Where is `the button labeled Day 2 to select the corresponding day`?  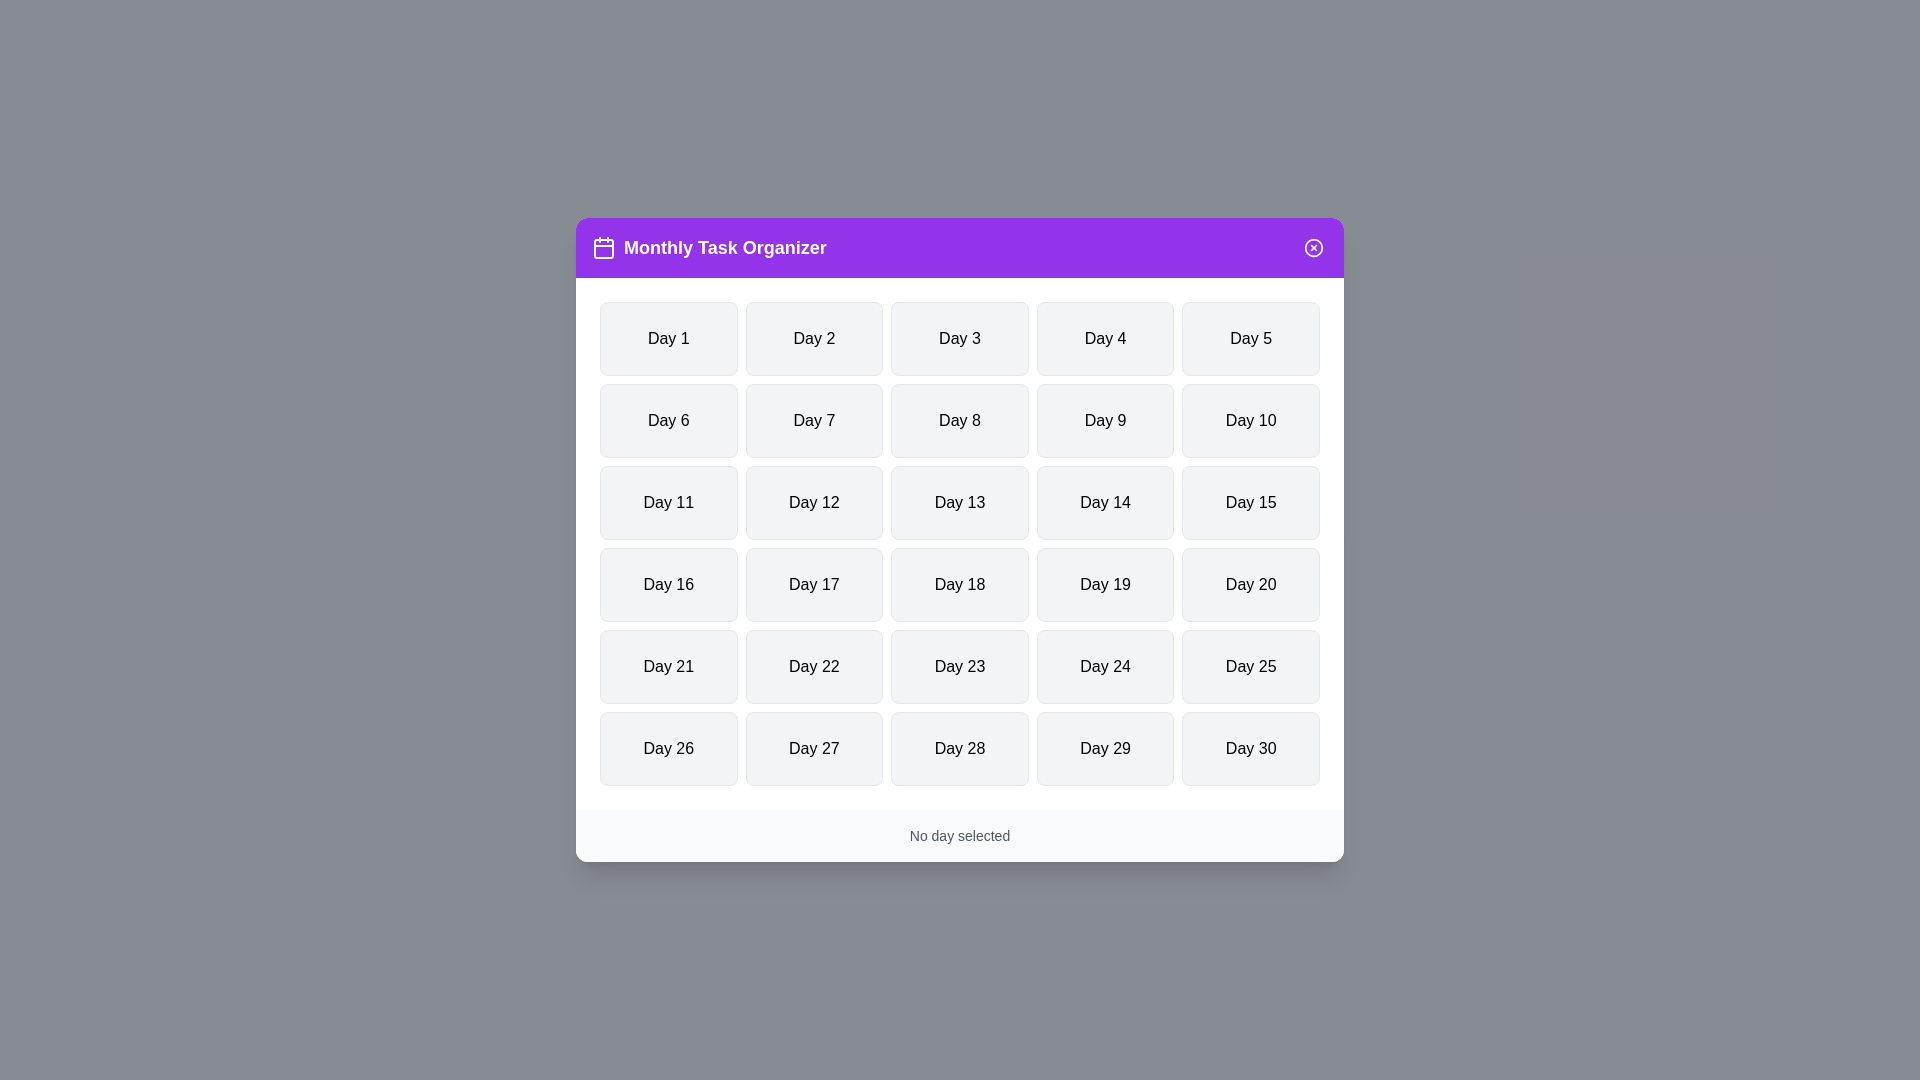
the button labeled Day 2 to select the corresponding day is located at coordinates (814, 338).